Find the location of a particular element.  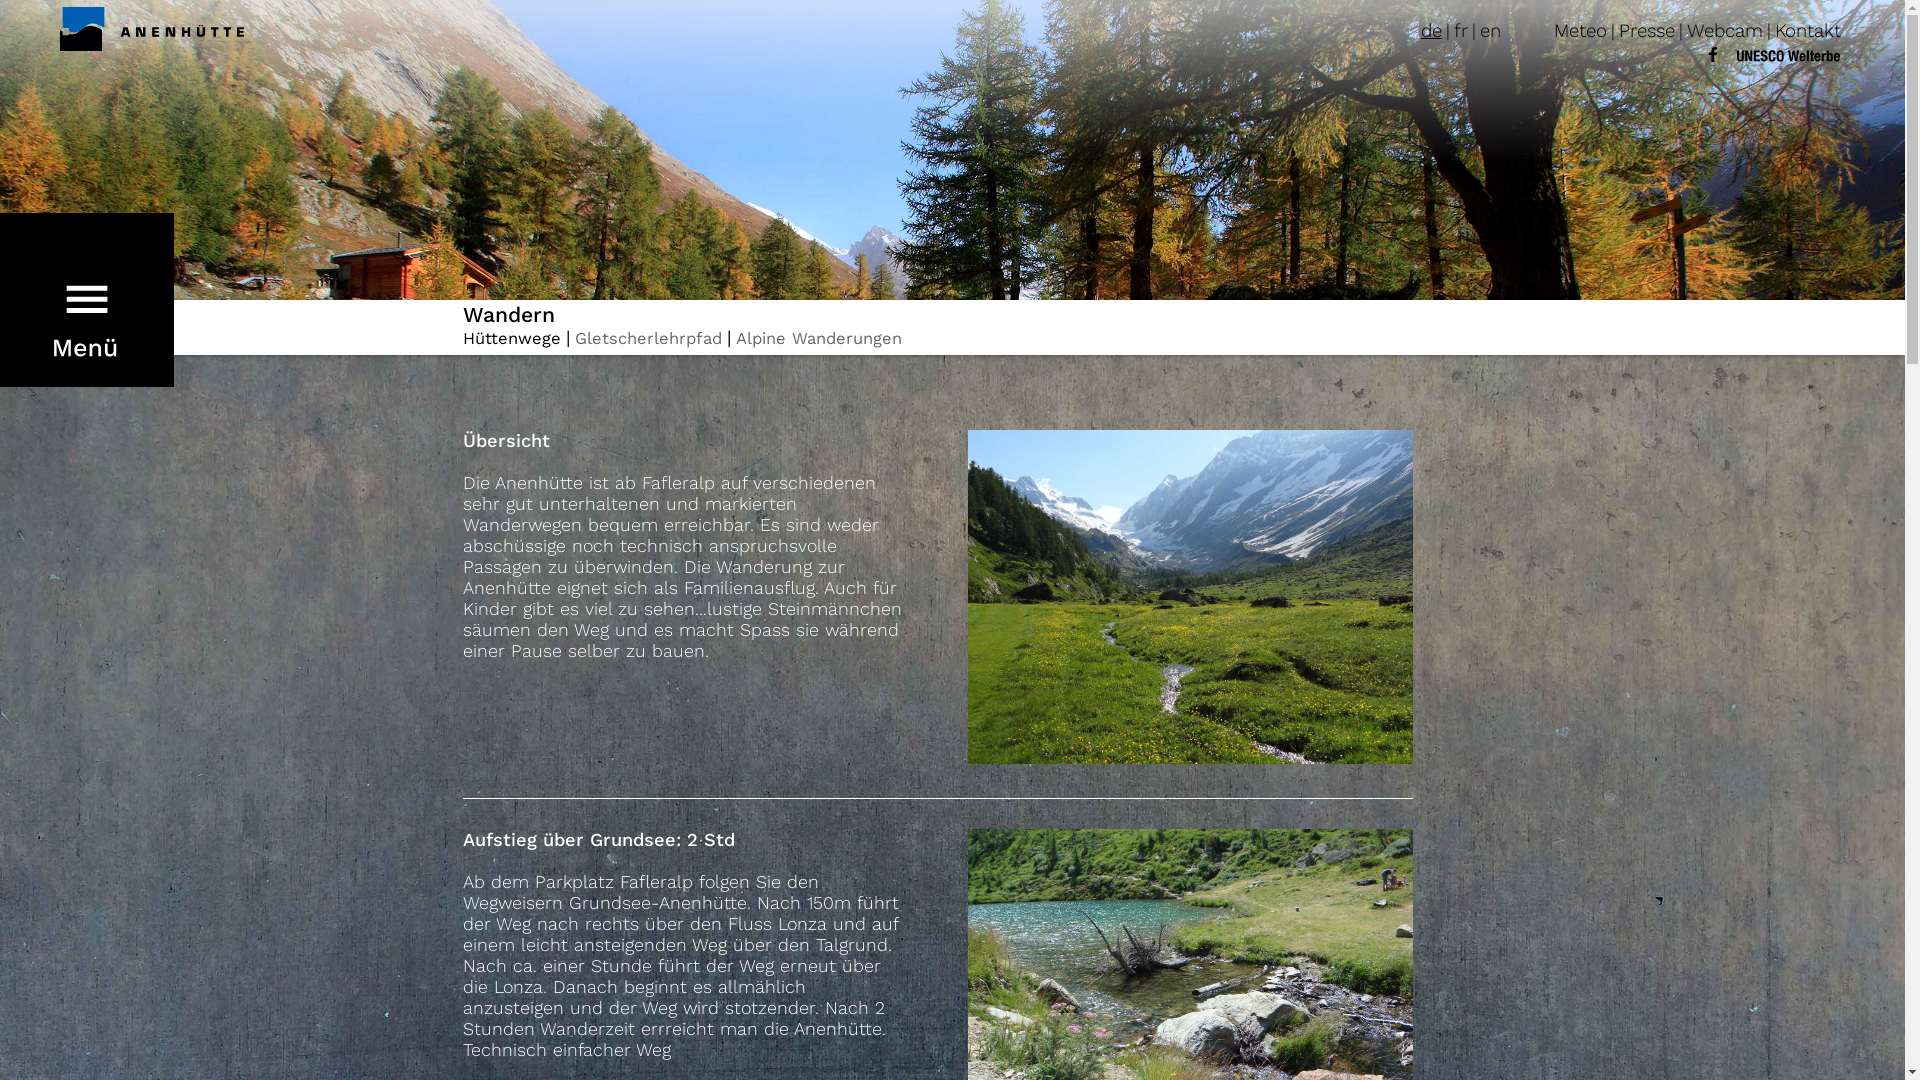

'Webcam' is located at coordinates (1723, 30).